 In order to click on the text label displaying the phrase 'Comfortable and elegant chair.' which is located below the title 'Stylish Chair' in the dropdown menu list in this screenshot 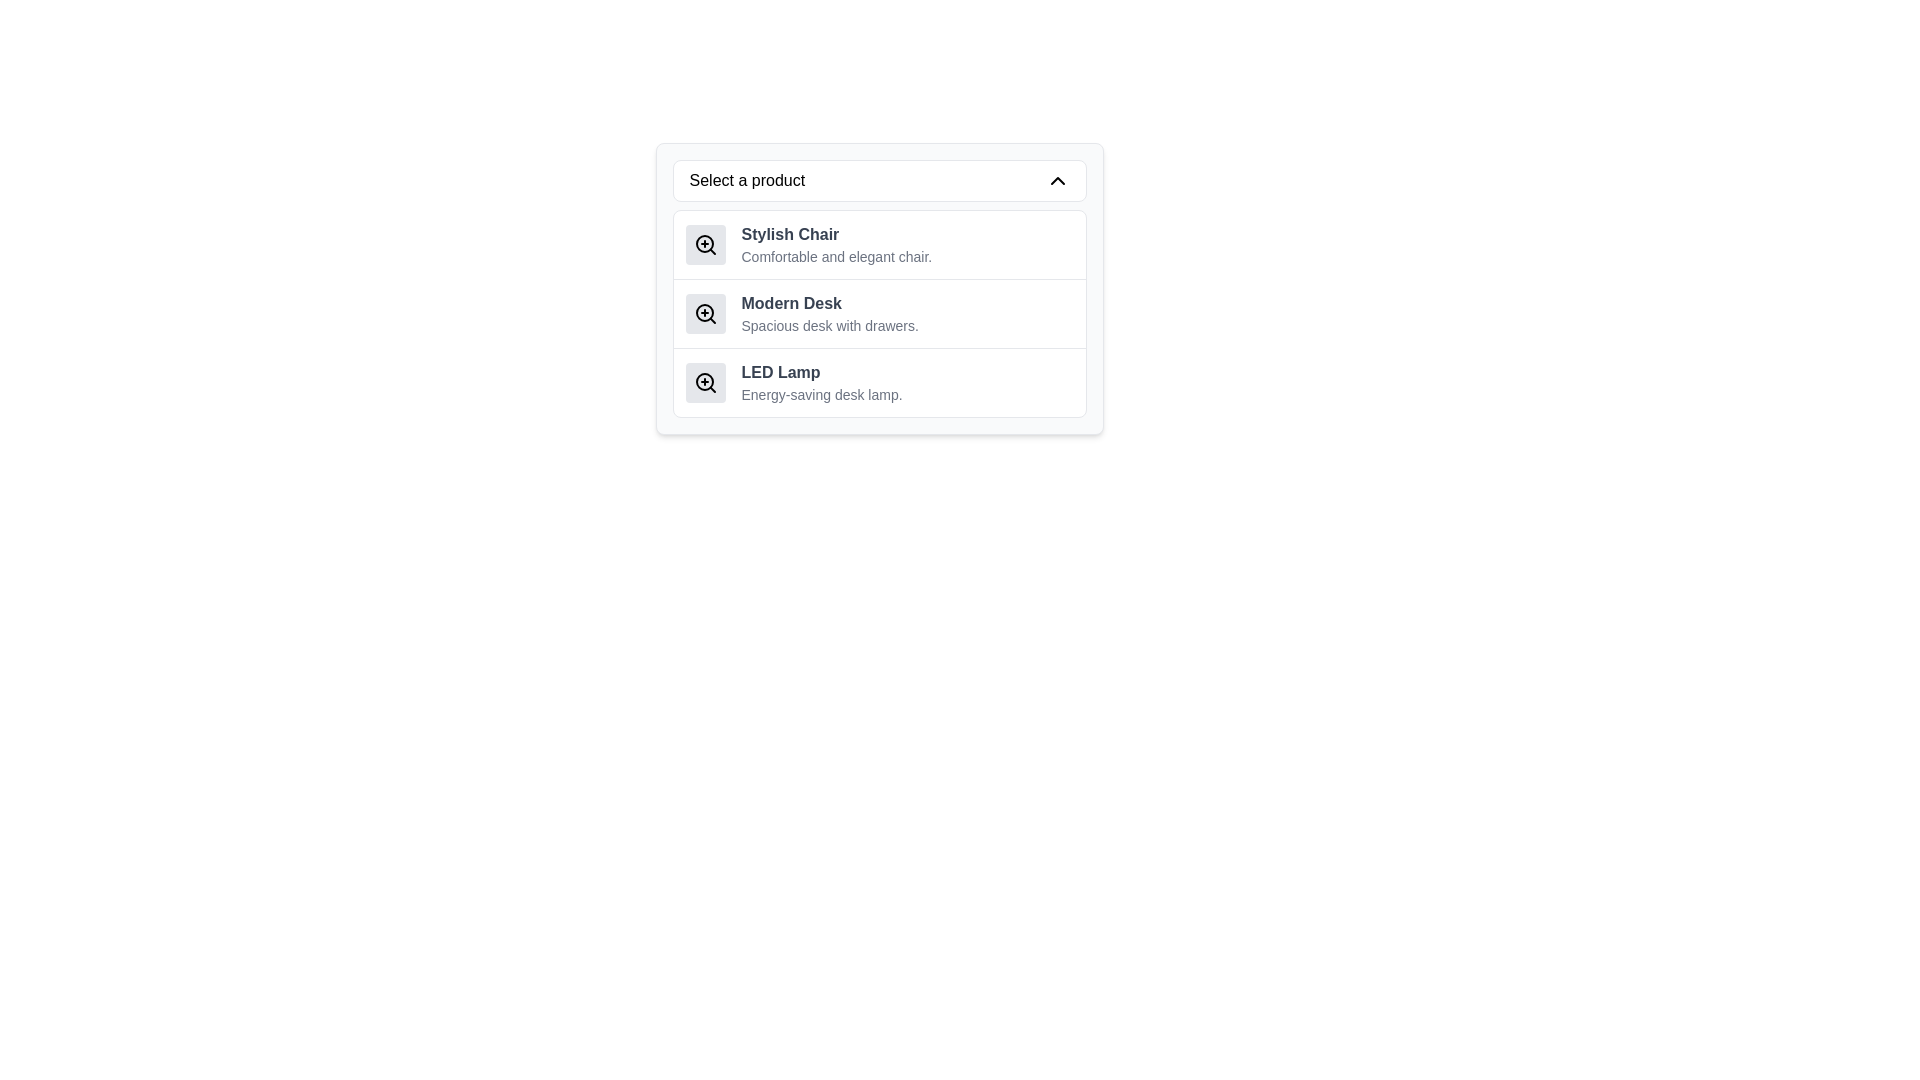, I will do `click(836, 256)`.